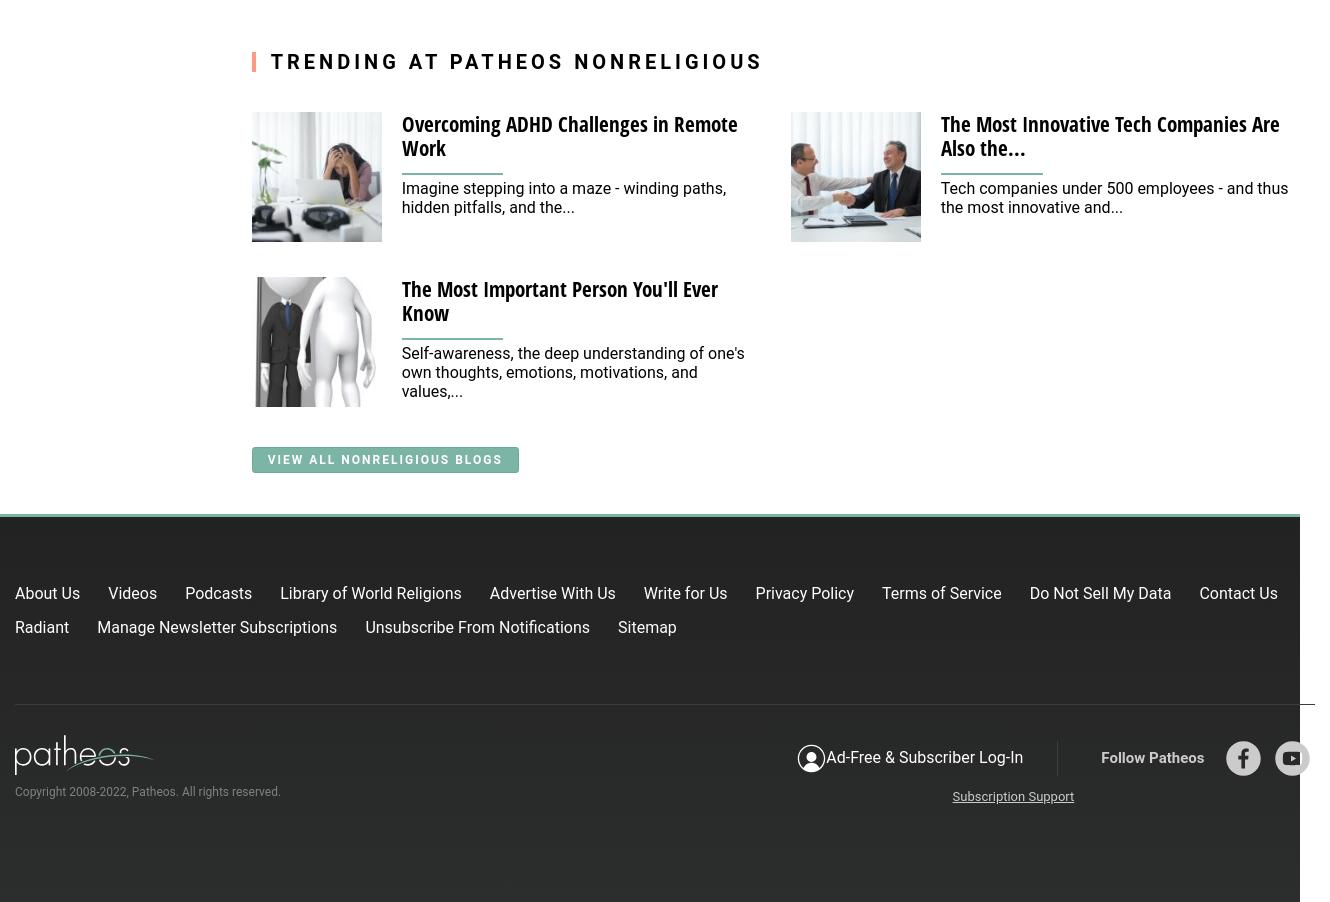 Image resolution: width=1330 pixels, height=902 pixels. What do you see at coordinates (1012, 794) in the screenshot?
I see `'Subscription Support'` at bounding box center [1012, 794].